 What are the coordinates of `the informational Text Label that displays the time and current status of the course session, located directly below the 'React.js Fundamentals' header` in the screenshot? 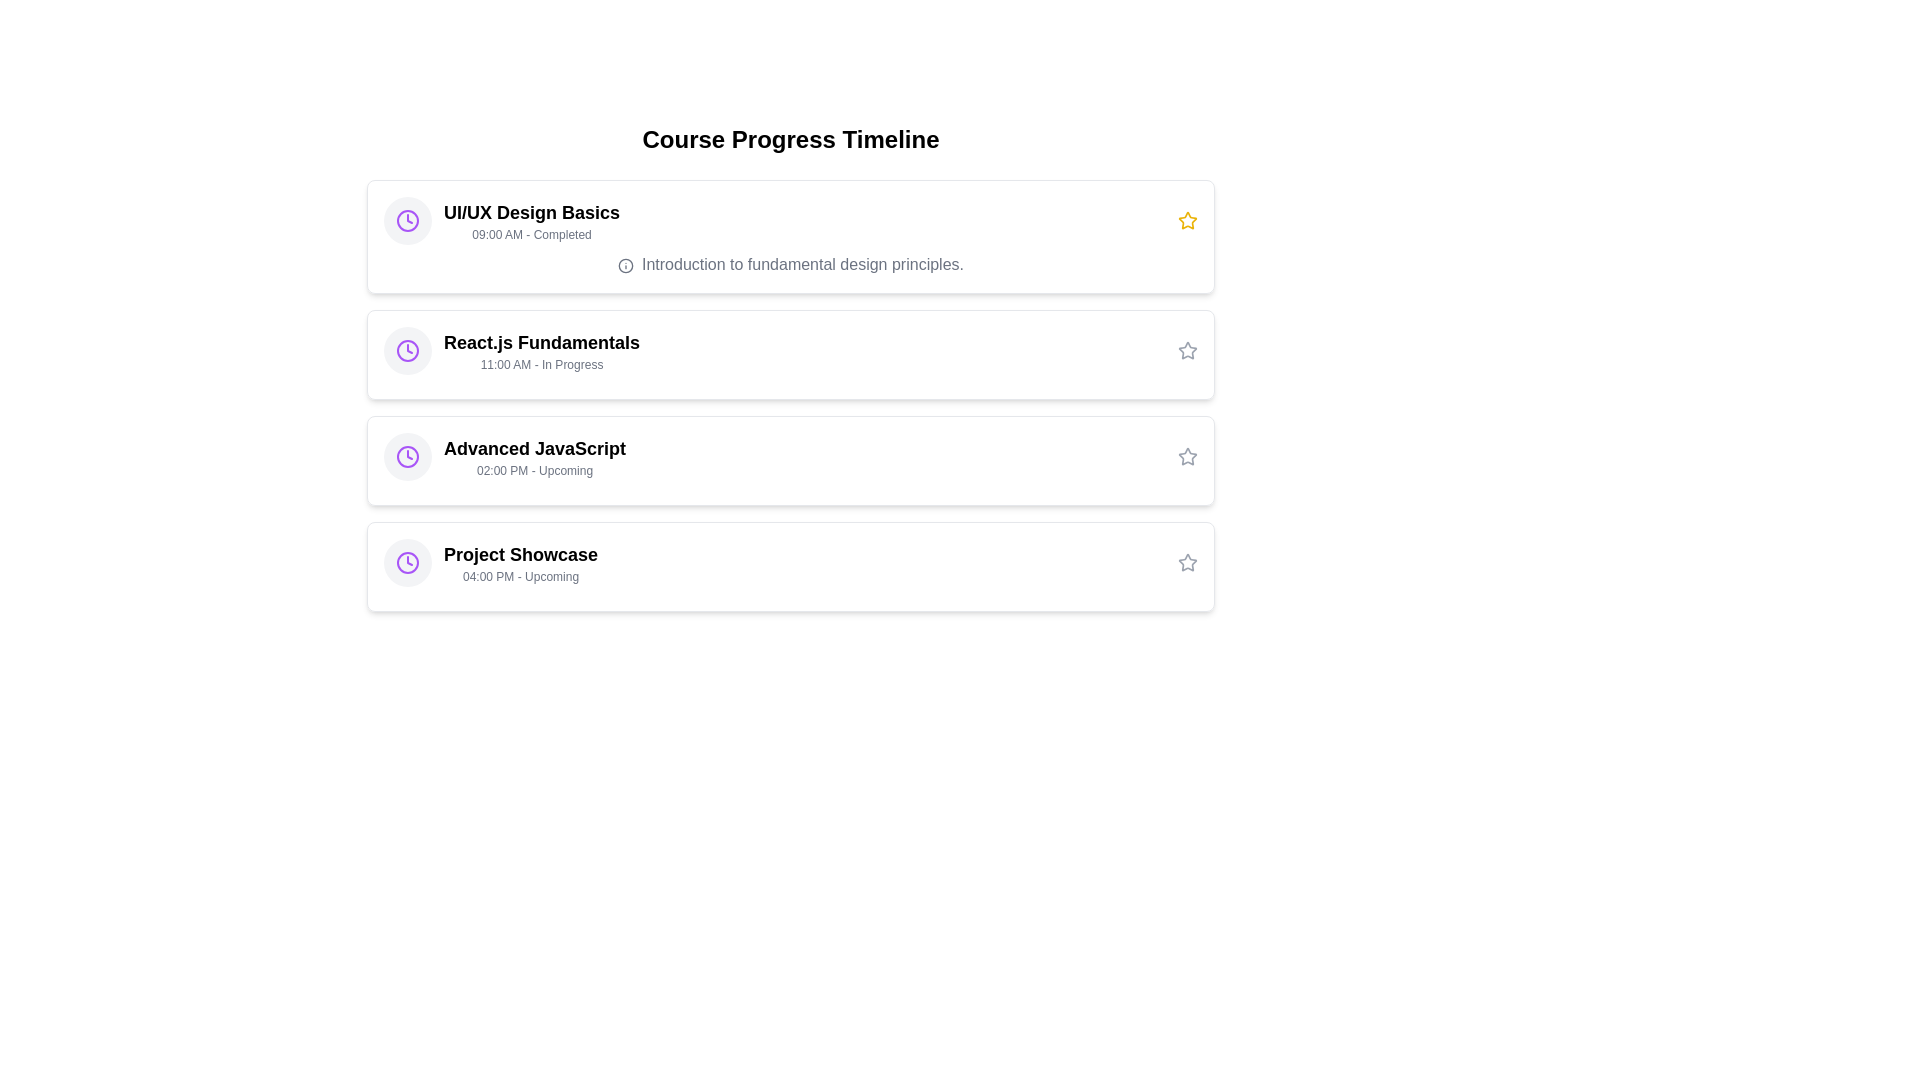 It's located at (542, 365).